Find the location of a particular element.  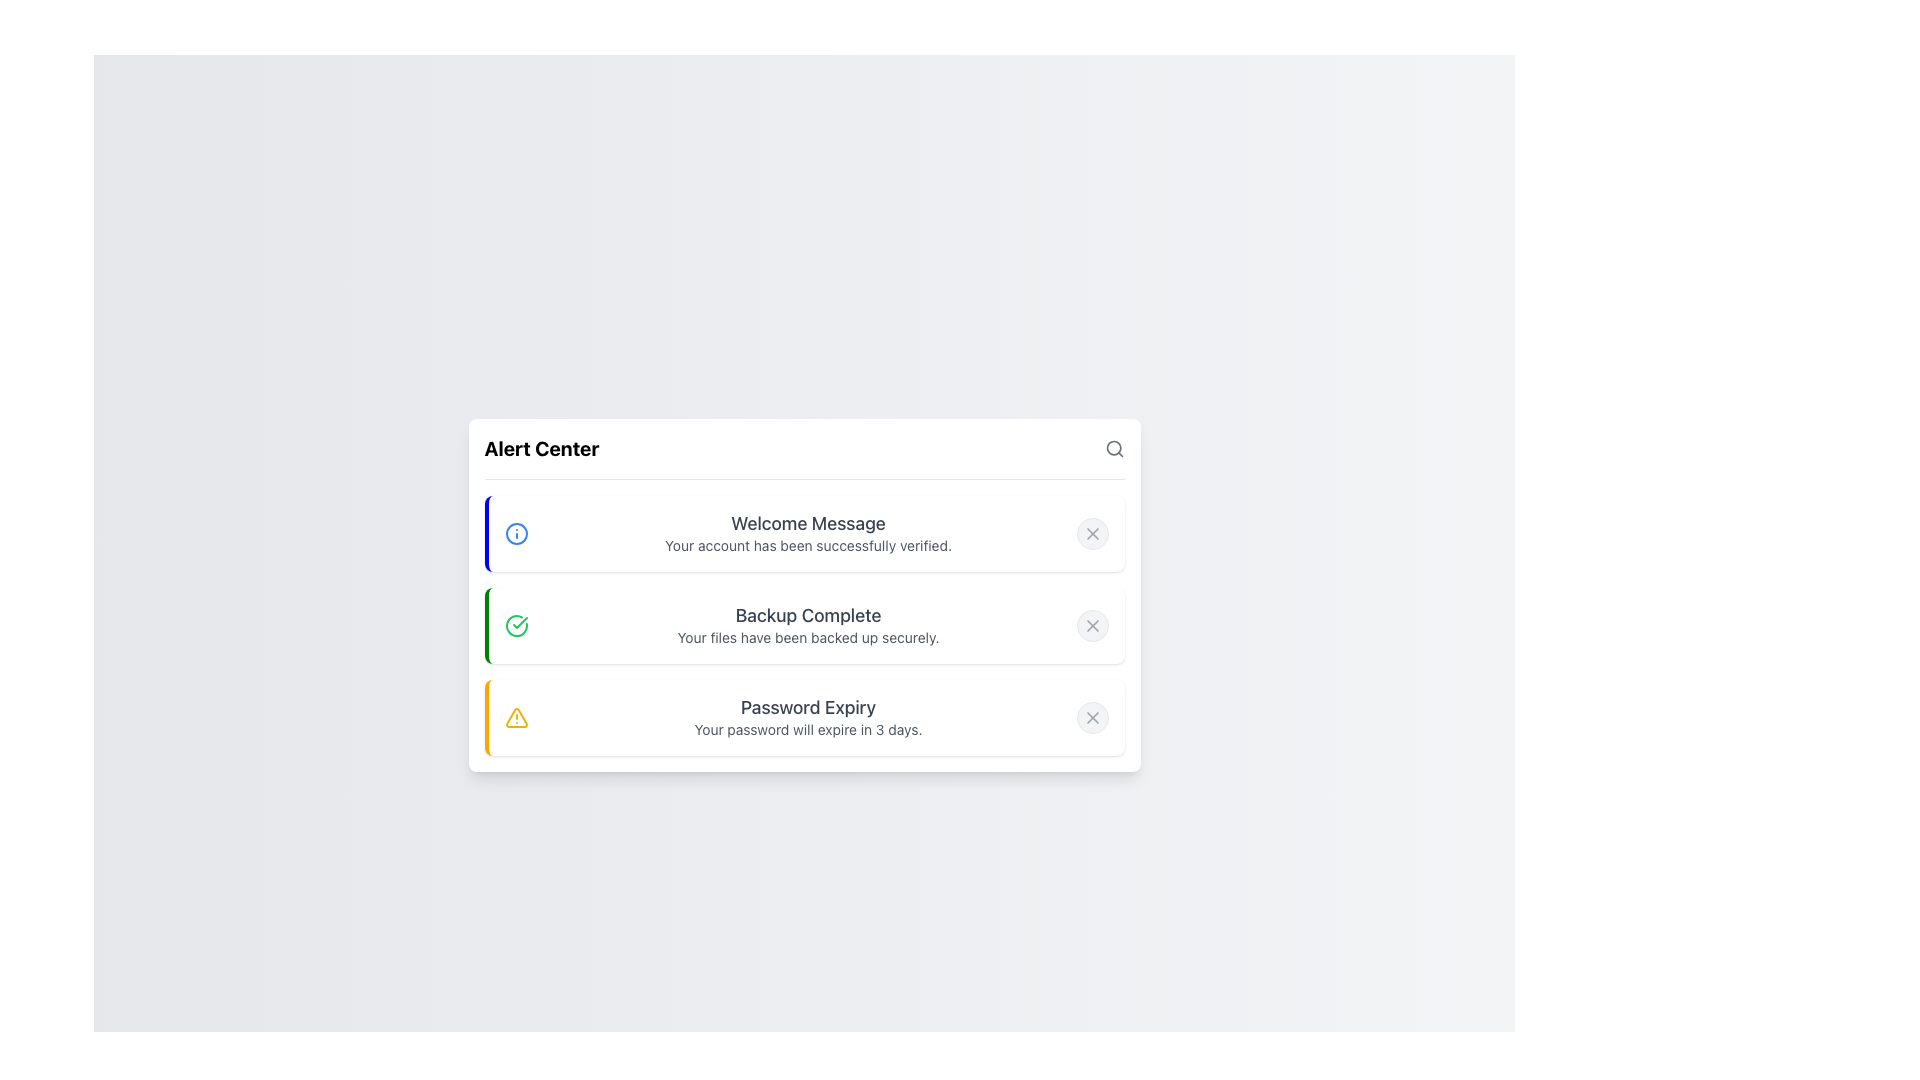

the magnifying glass icon representing the search feature located at the top right corner of the Alert Center panel, adjacent to the title text 'Alert Center' is located at coordinates (1113, 447).